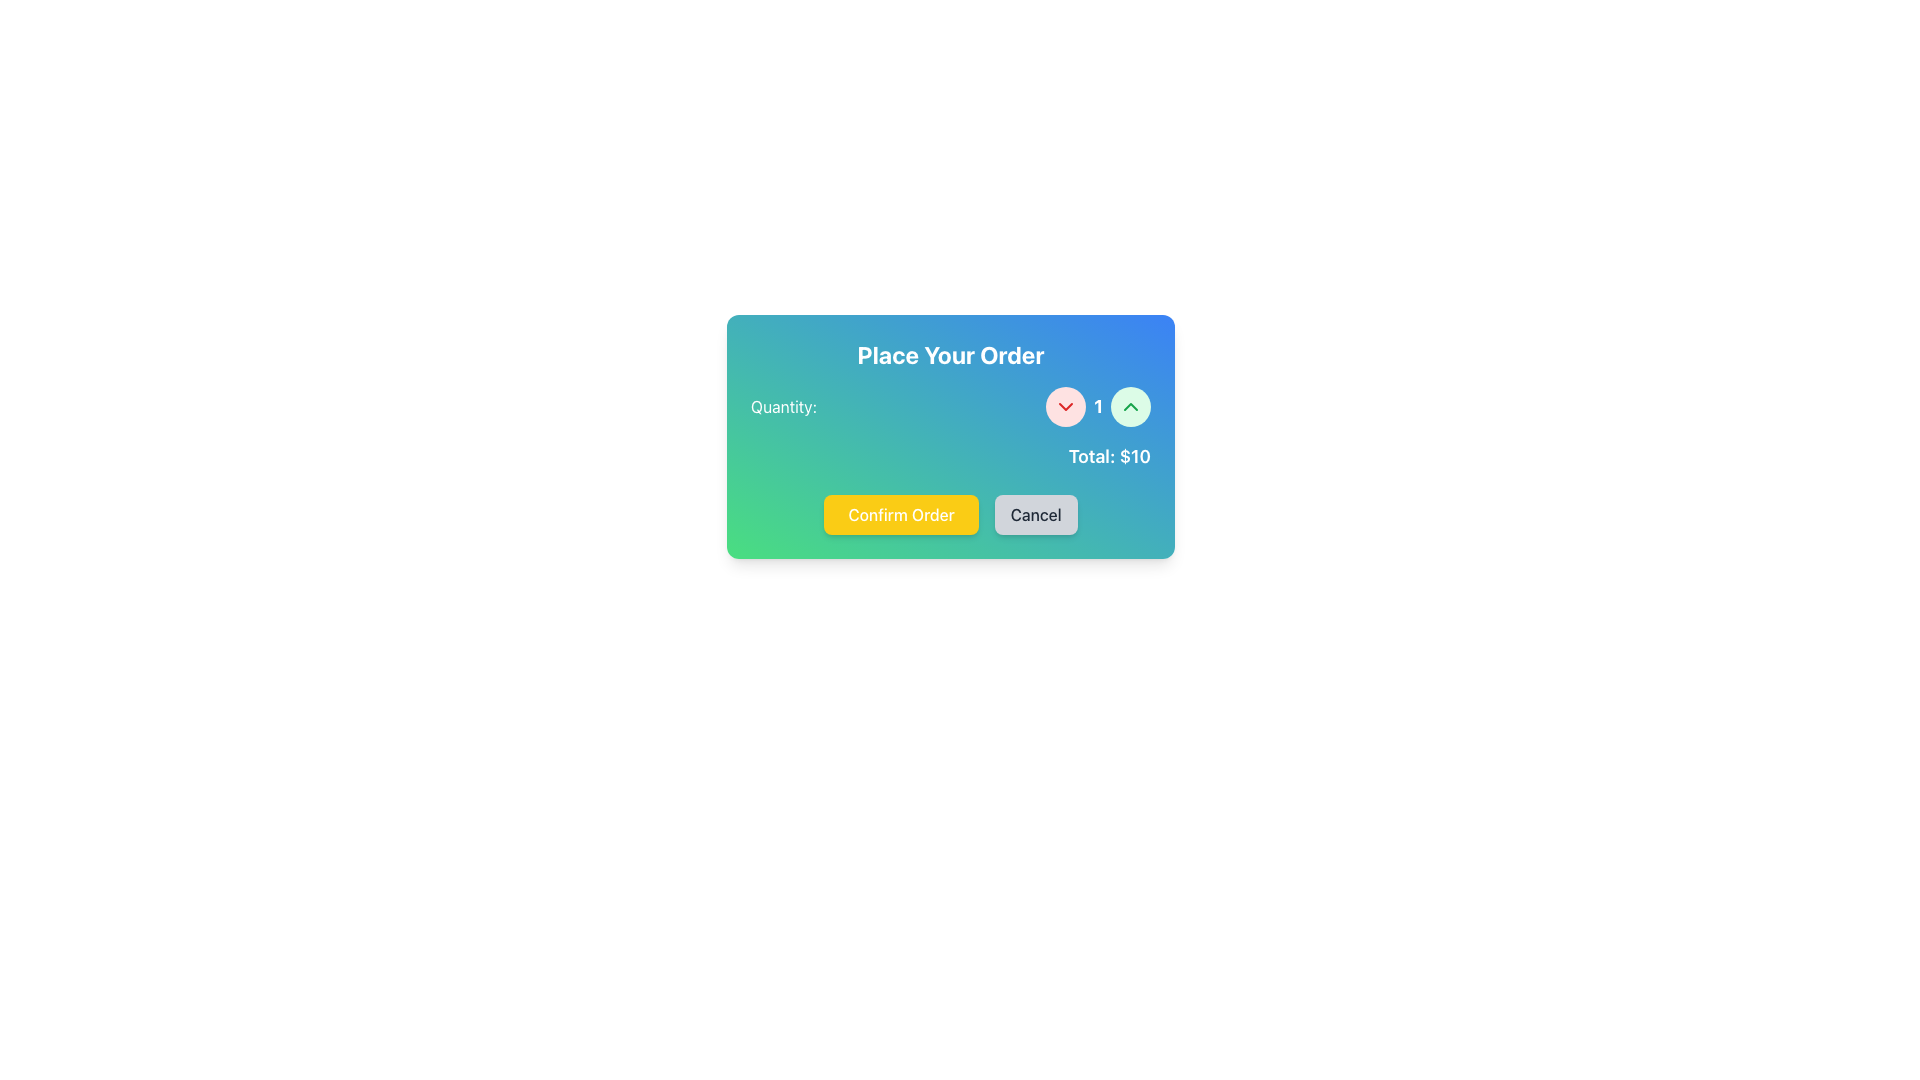  Describe the element at coordinates (1097, 406) in the screenshot. I see `the static text displaying the current quantity value, located under 'Place Your Order', to the right of 'Quantity:' and between two round buttons with arrow icons` at that location.